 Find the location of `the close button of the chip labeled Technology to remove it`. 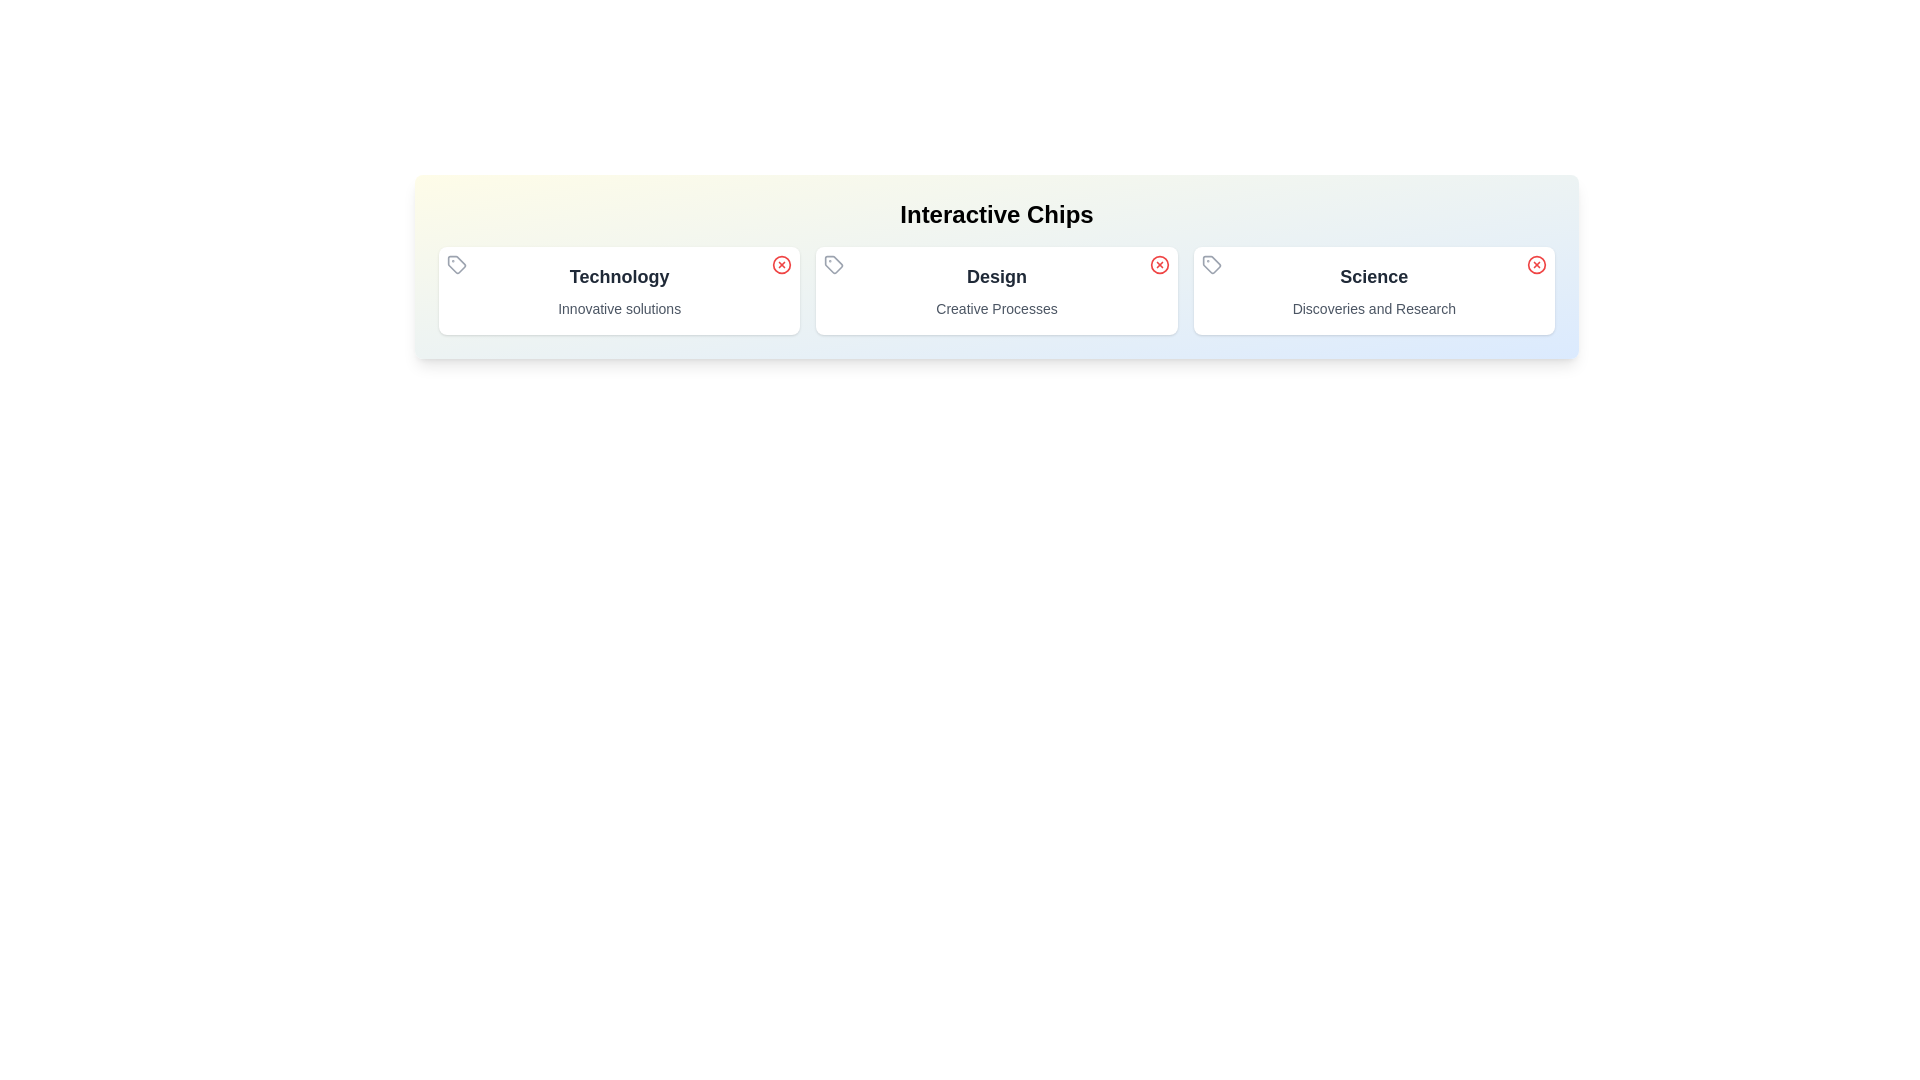

the close button of the chip labeled Technology to remove it is located at coordinates (781, 264).